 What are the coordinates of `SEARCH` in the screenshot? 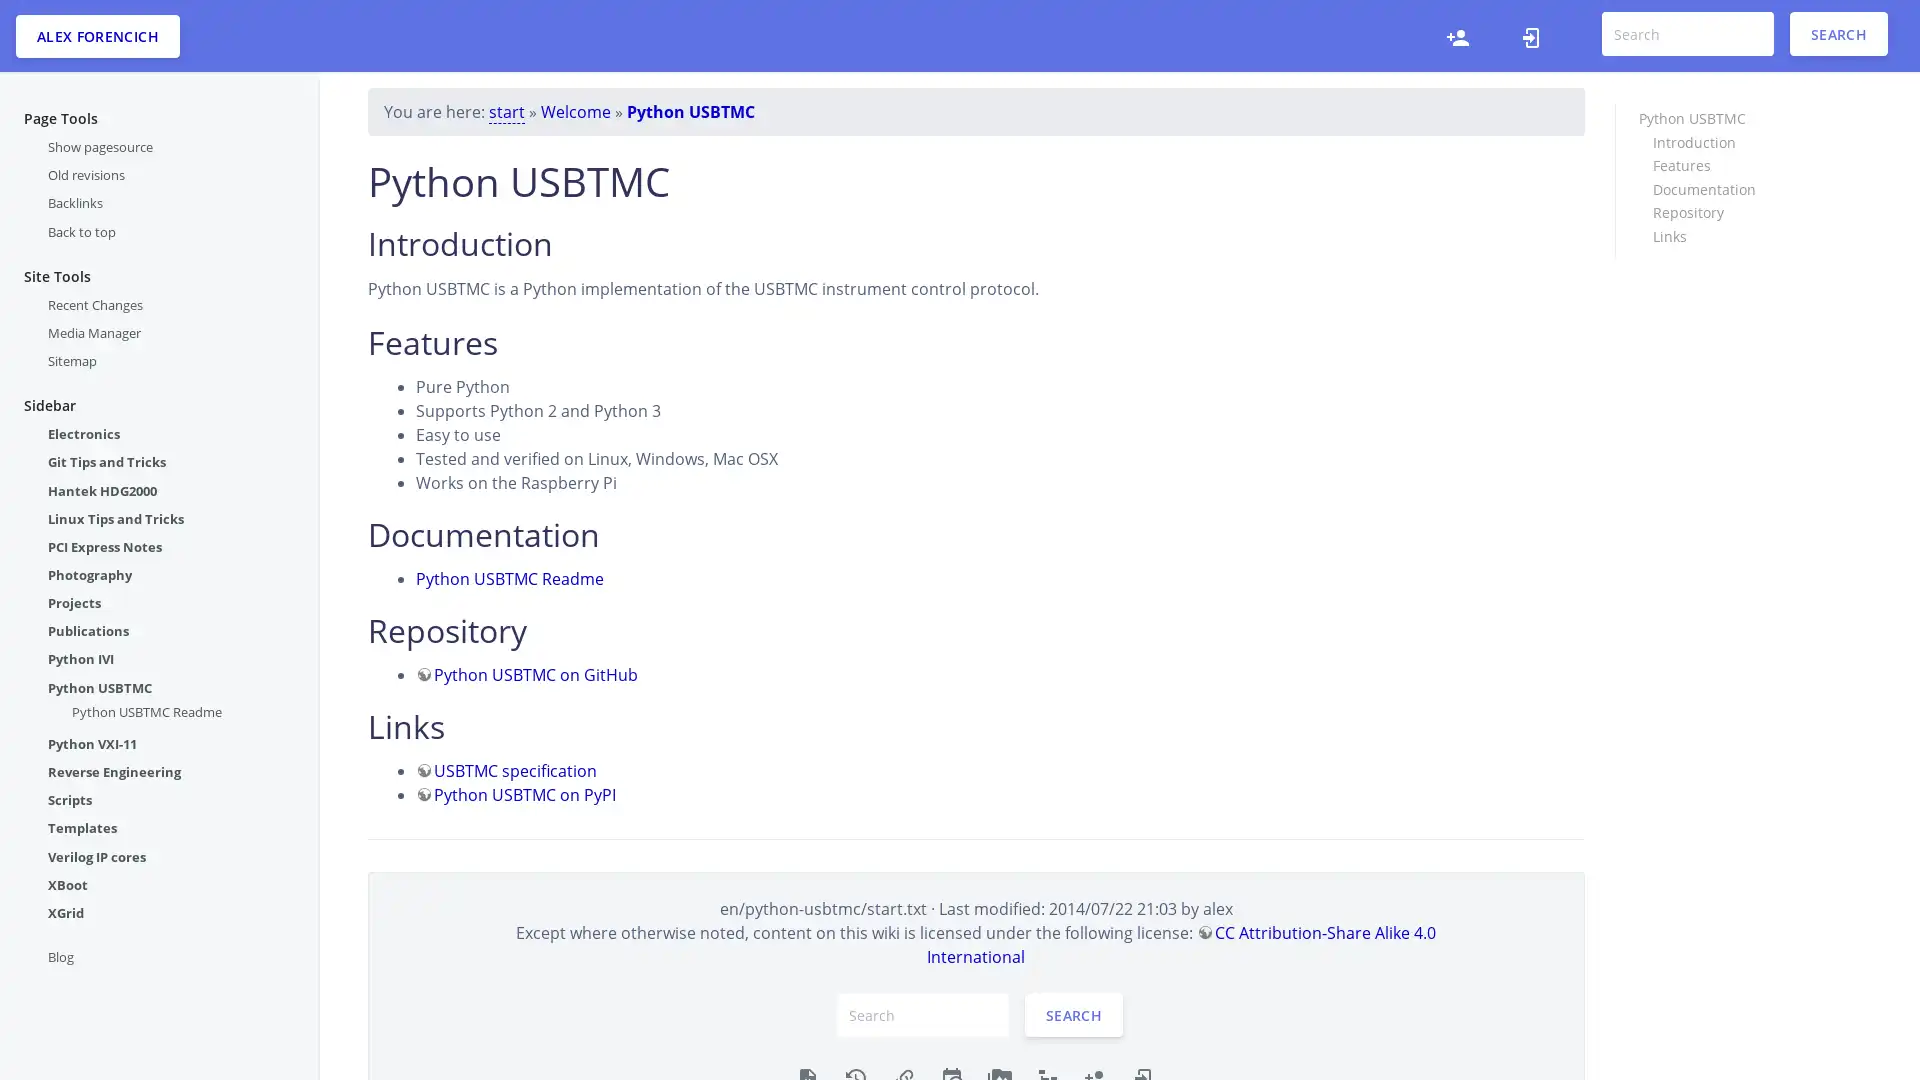 It's located at (1838, 34).